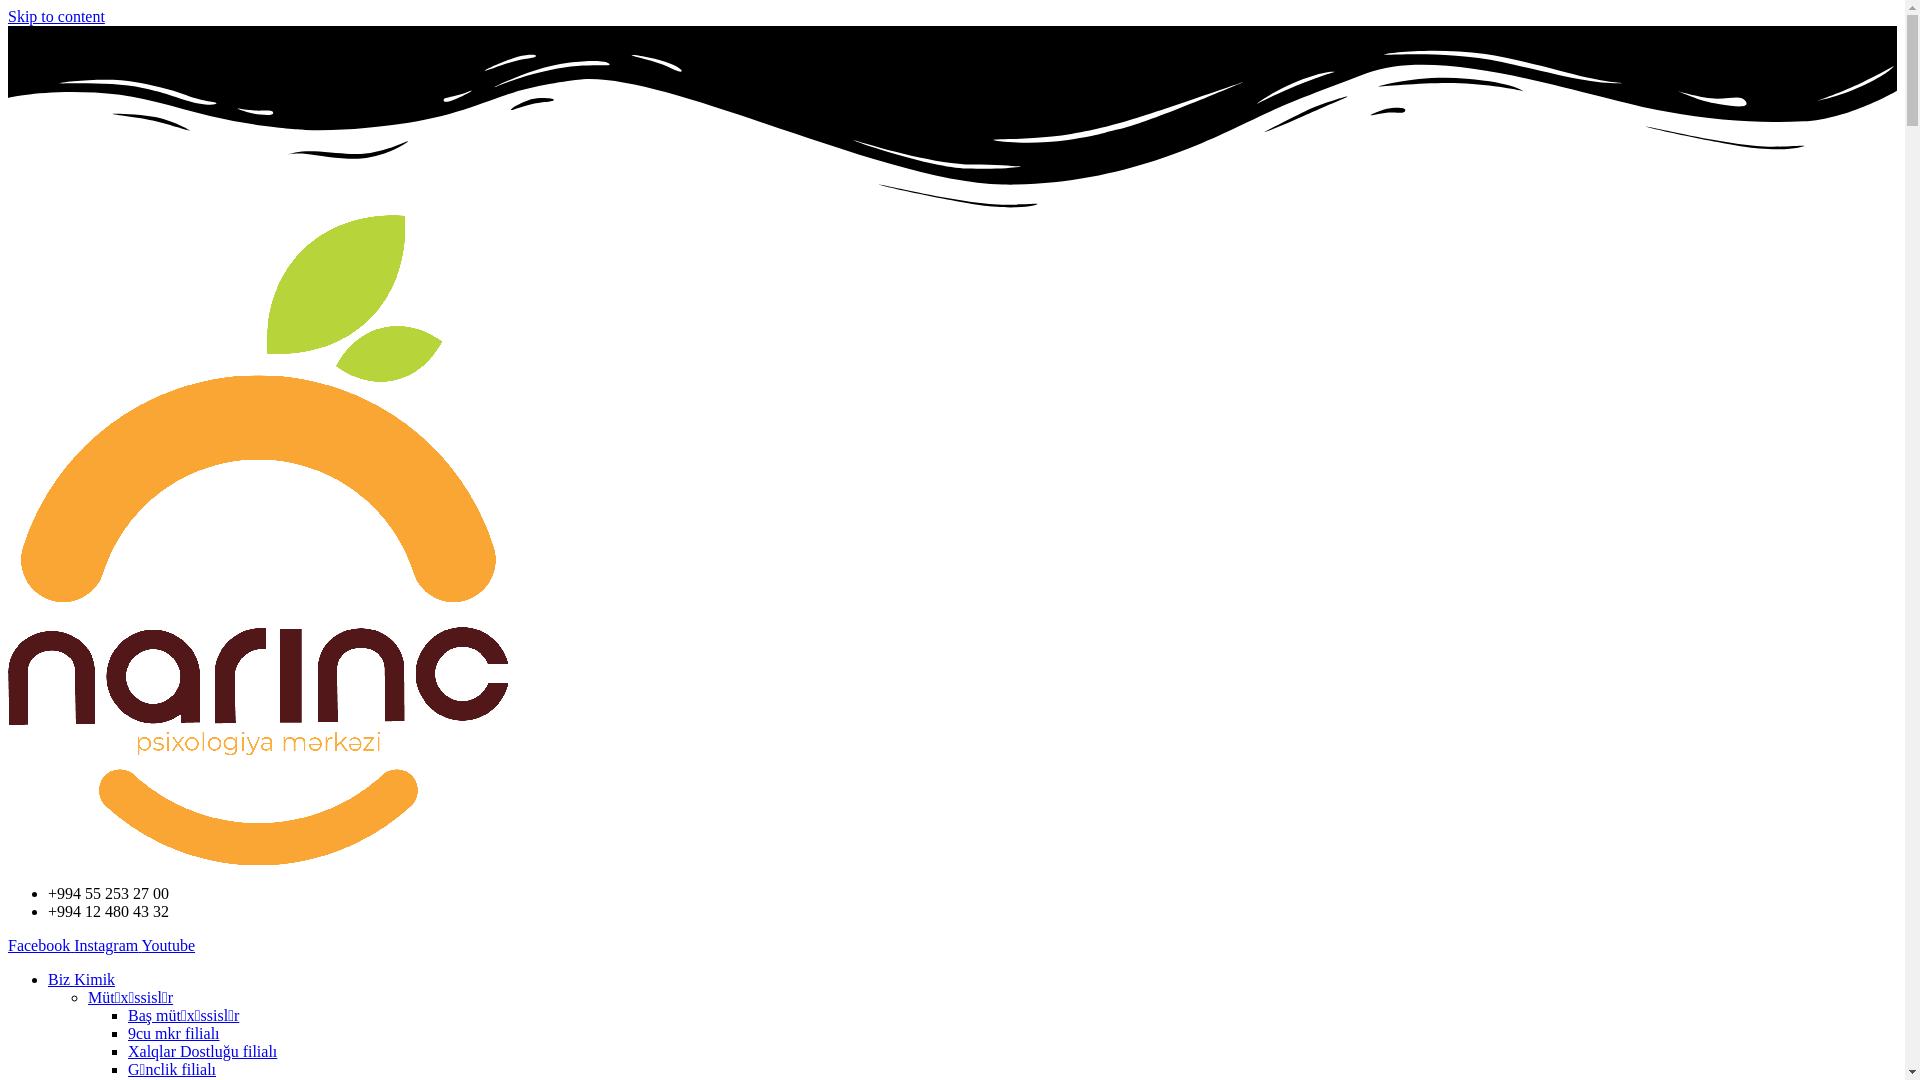  Describe the element at coordinates (56, 16) in the screenshot. I see `'Skip to content'` at that location.